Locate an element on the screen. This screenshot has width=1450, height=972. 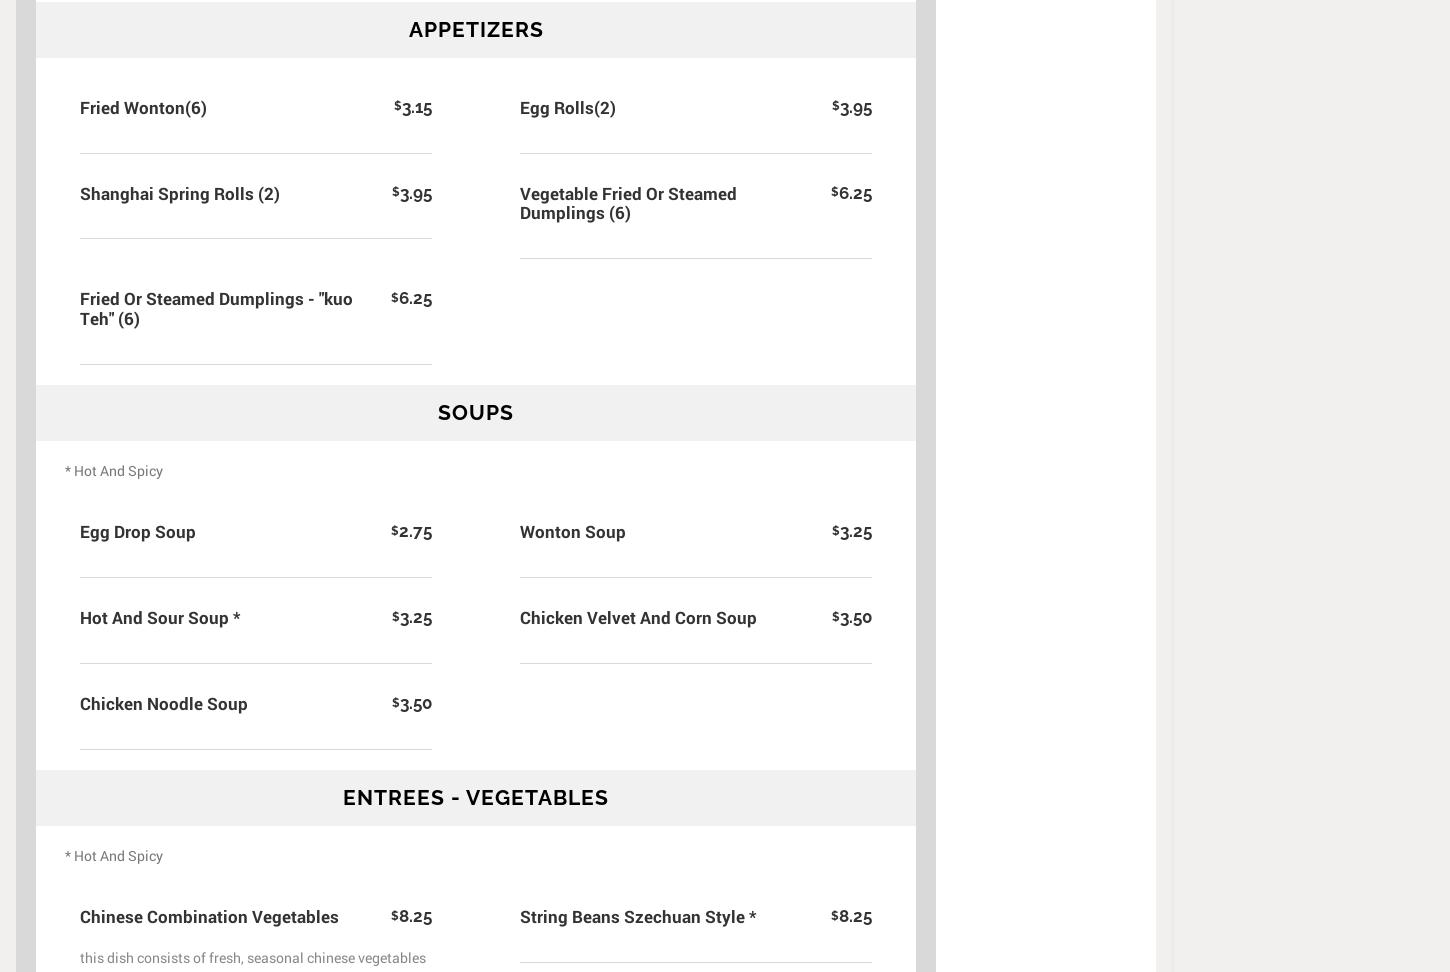
'Egg Rolls(2)' is located at coordinates (567, 105).